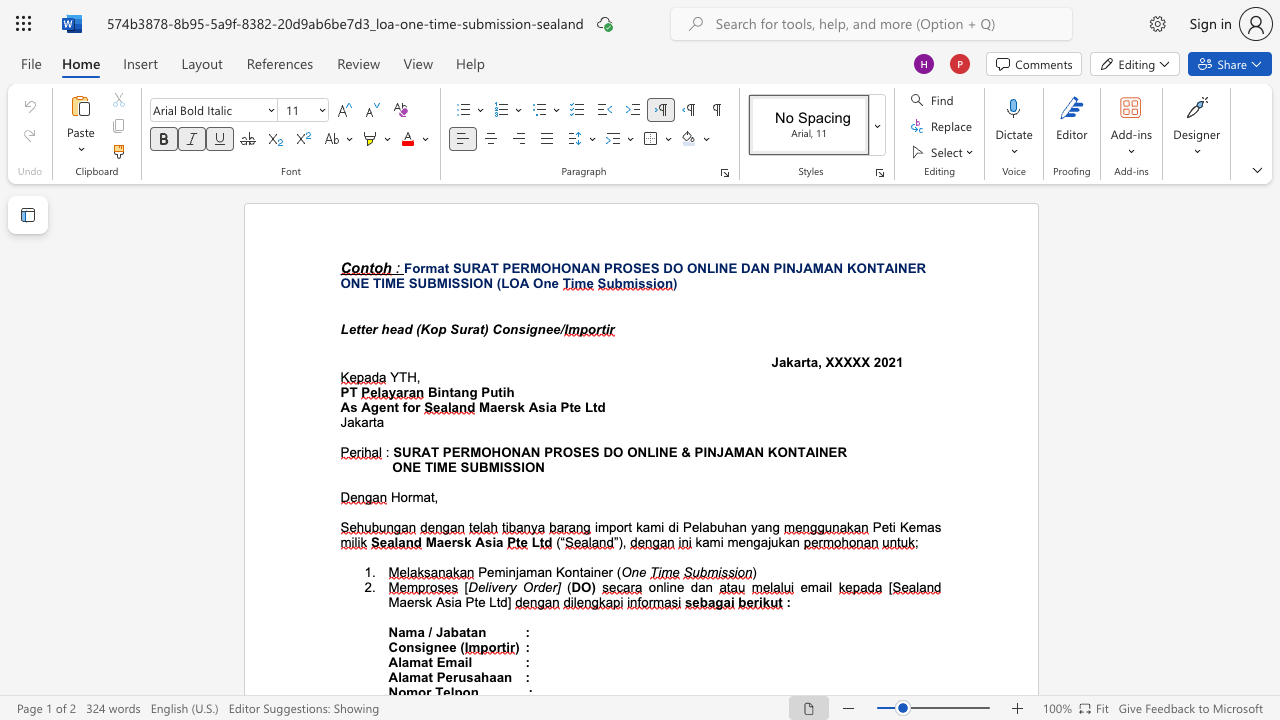  Describe the element at coordinates (810, 362) in the screenshot. I see `the subset text "a, XXX" within the text "Jakarta, XXXXX"` at that location.